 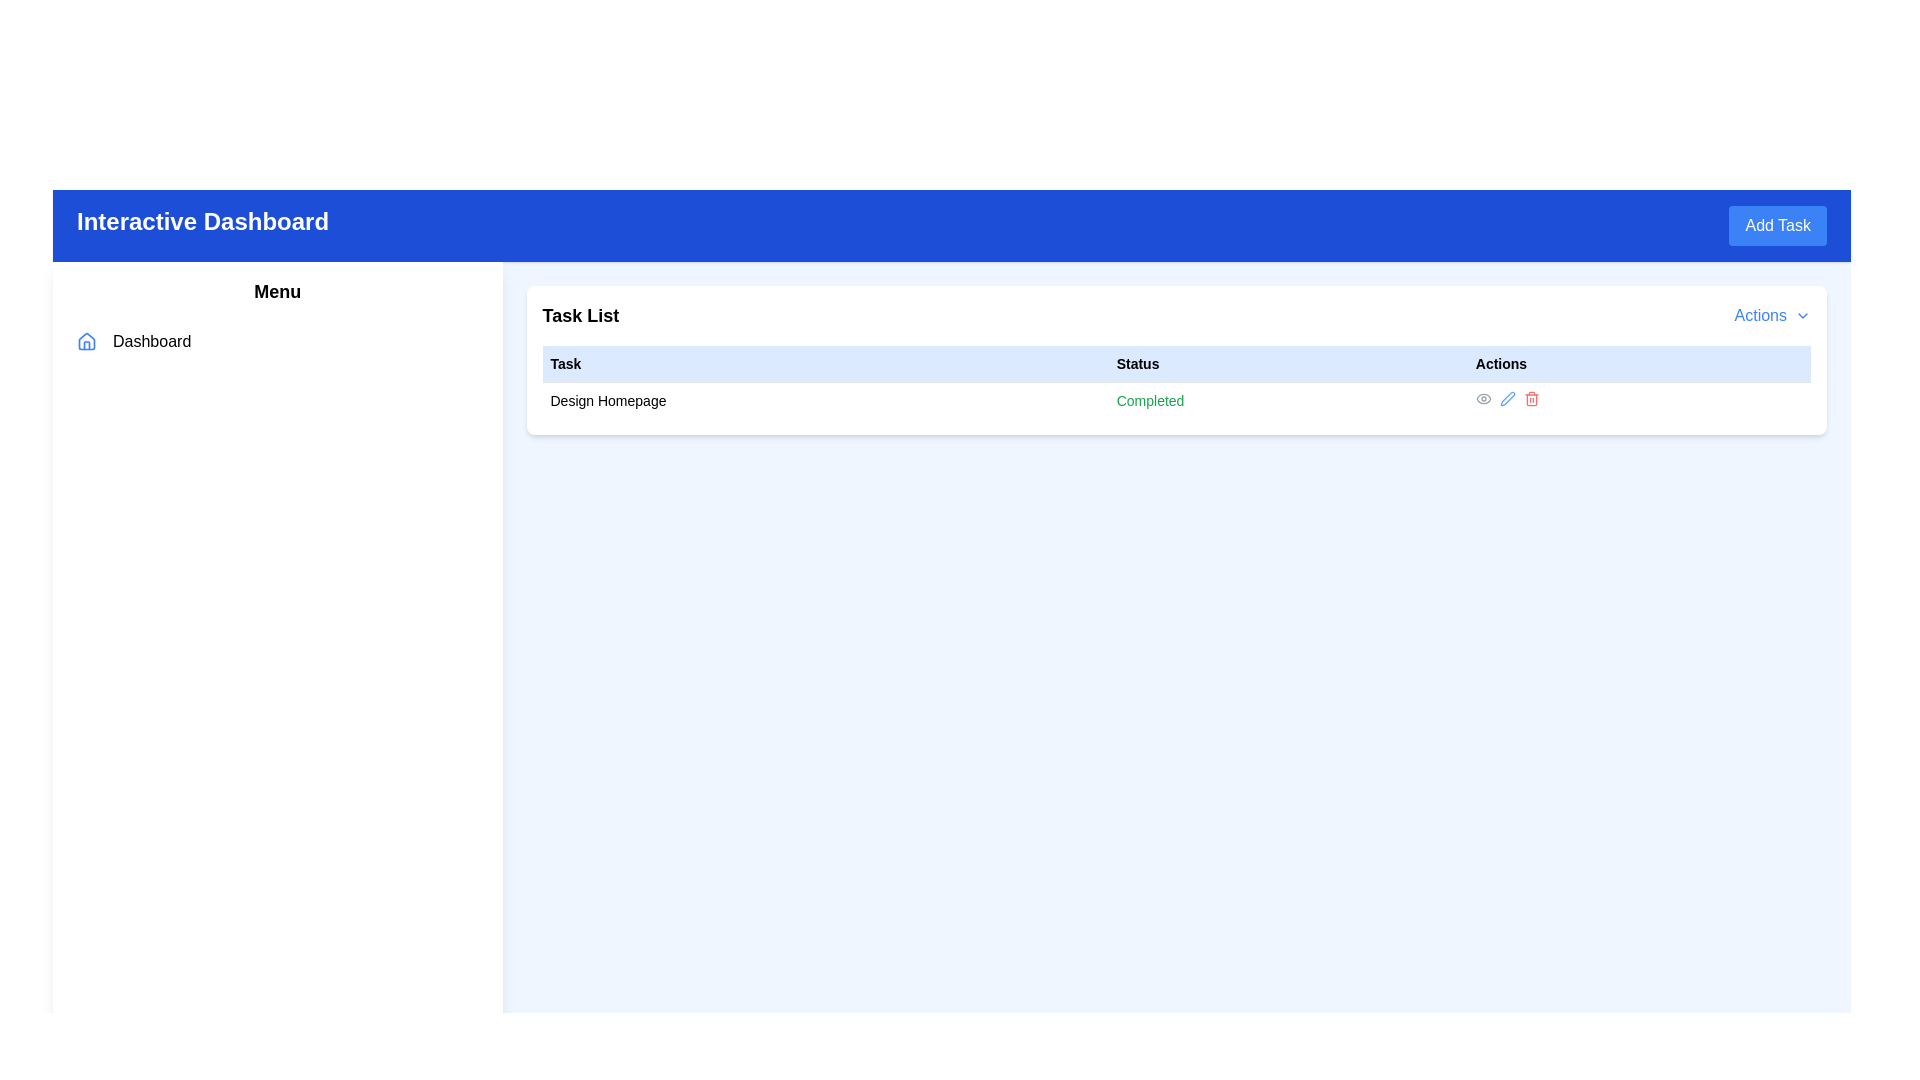 I want to click on the 'Interactive Dashboard' text header, which is bold and white on a blue background, located towards the top left of the application interface, so click(x=203, y=225).